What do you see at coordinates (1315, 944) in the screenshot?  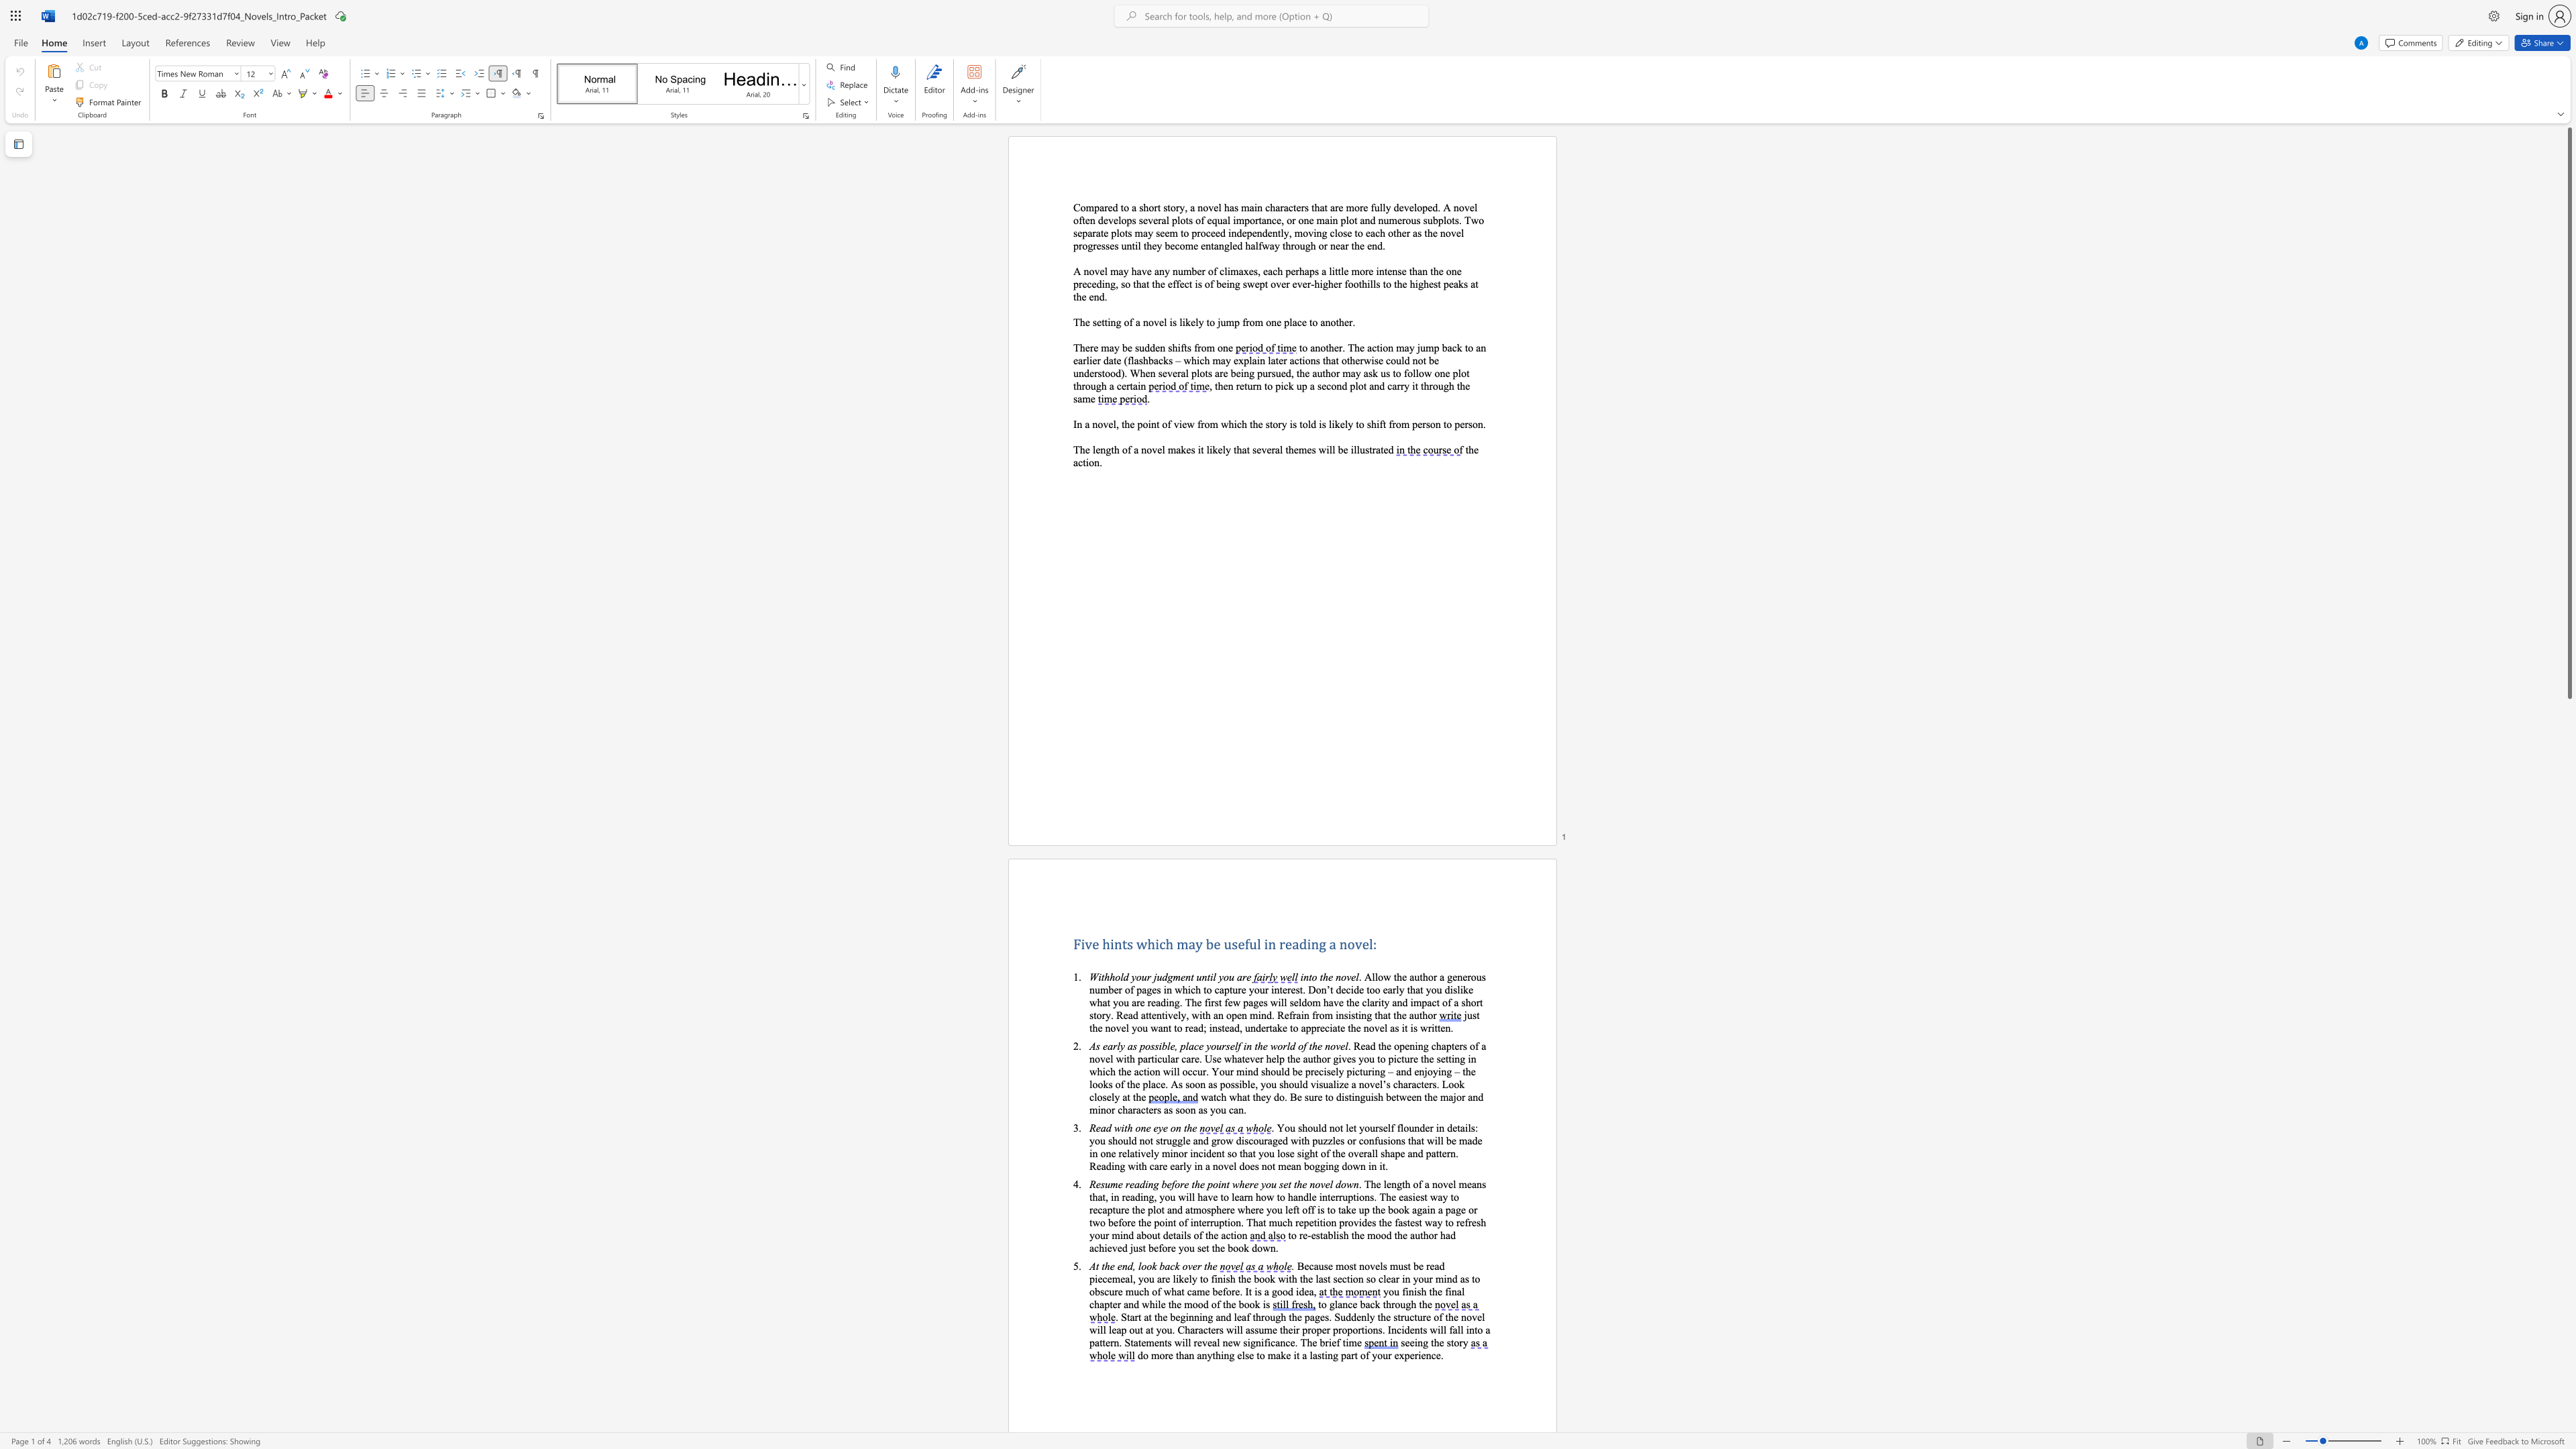 I see `the 3th character "n" in the text` at bounding box center [1315, 944].